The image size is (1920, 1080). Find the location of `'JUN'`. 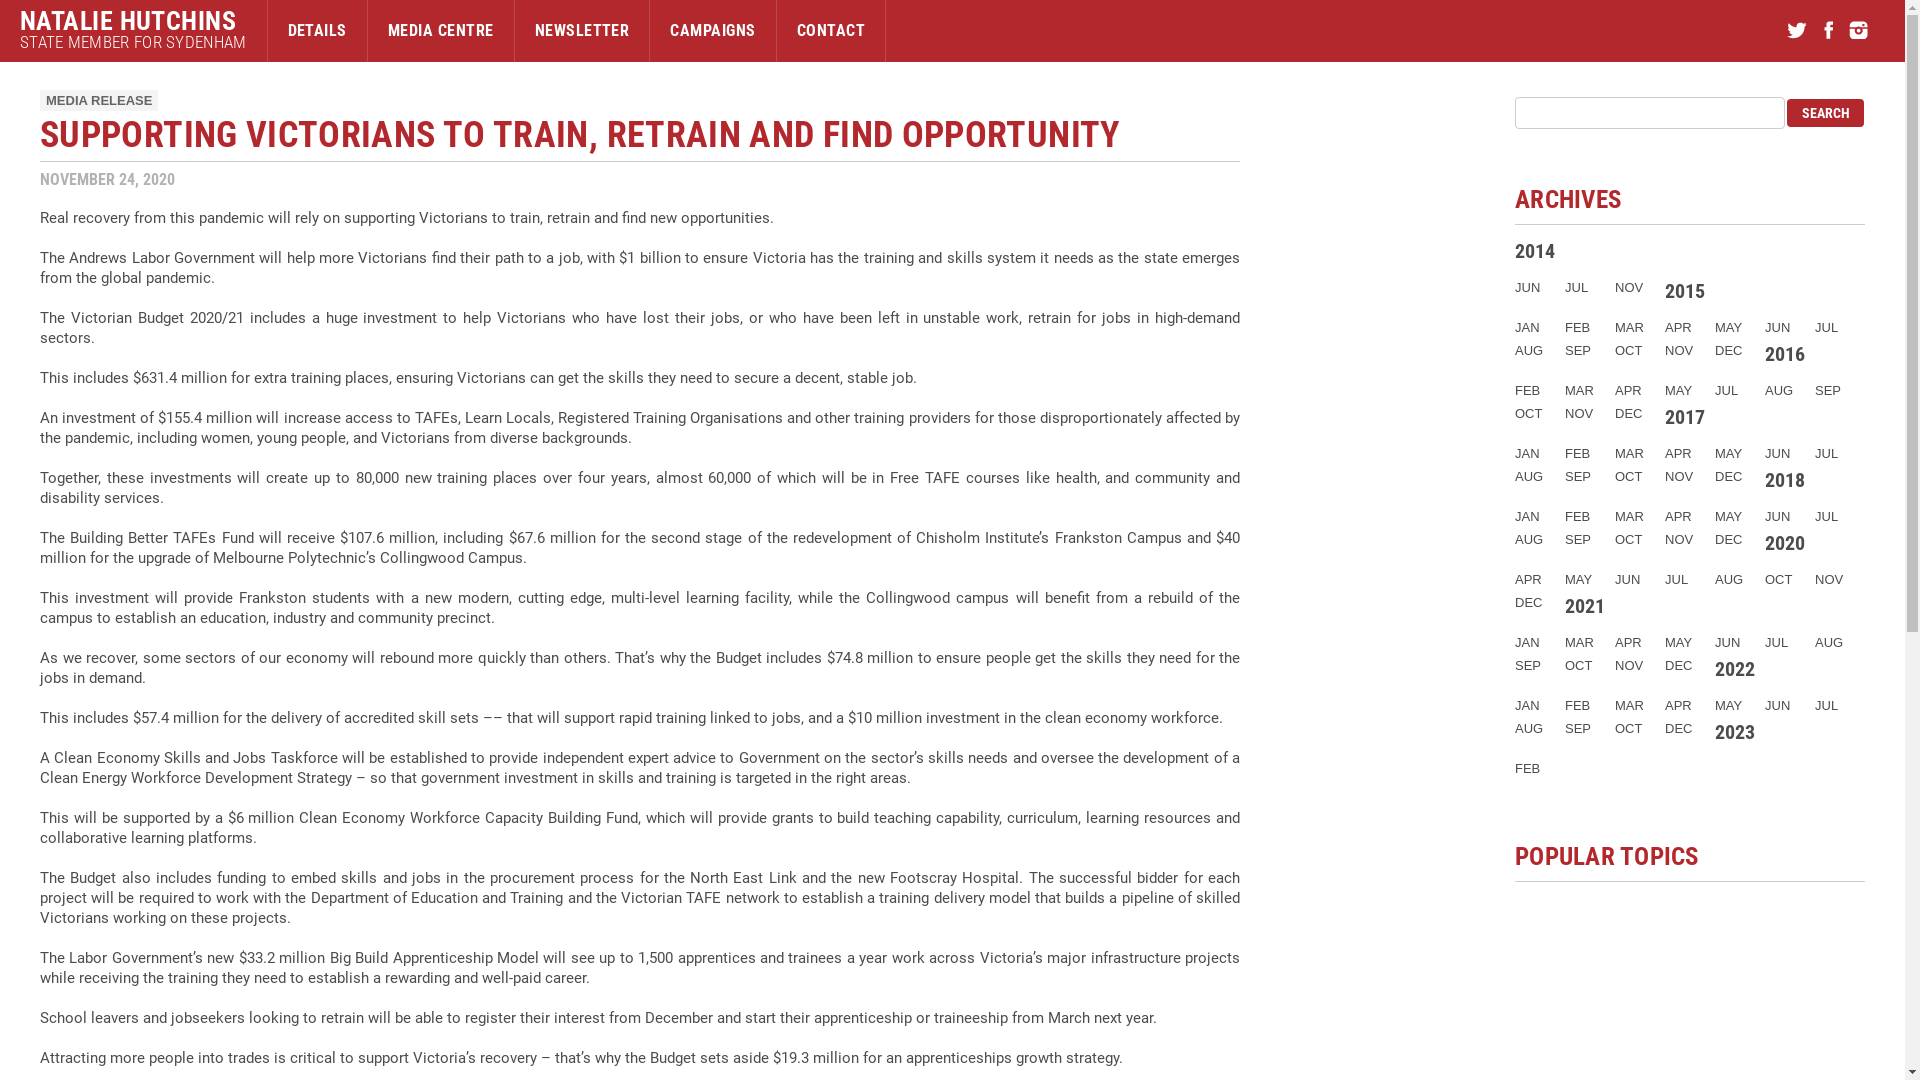

'JUN' is located at coordinates (1777, 326).